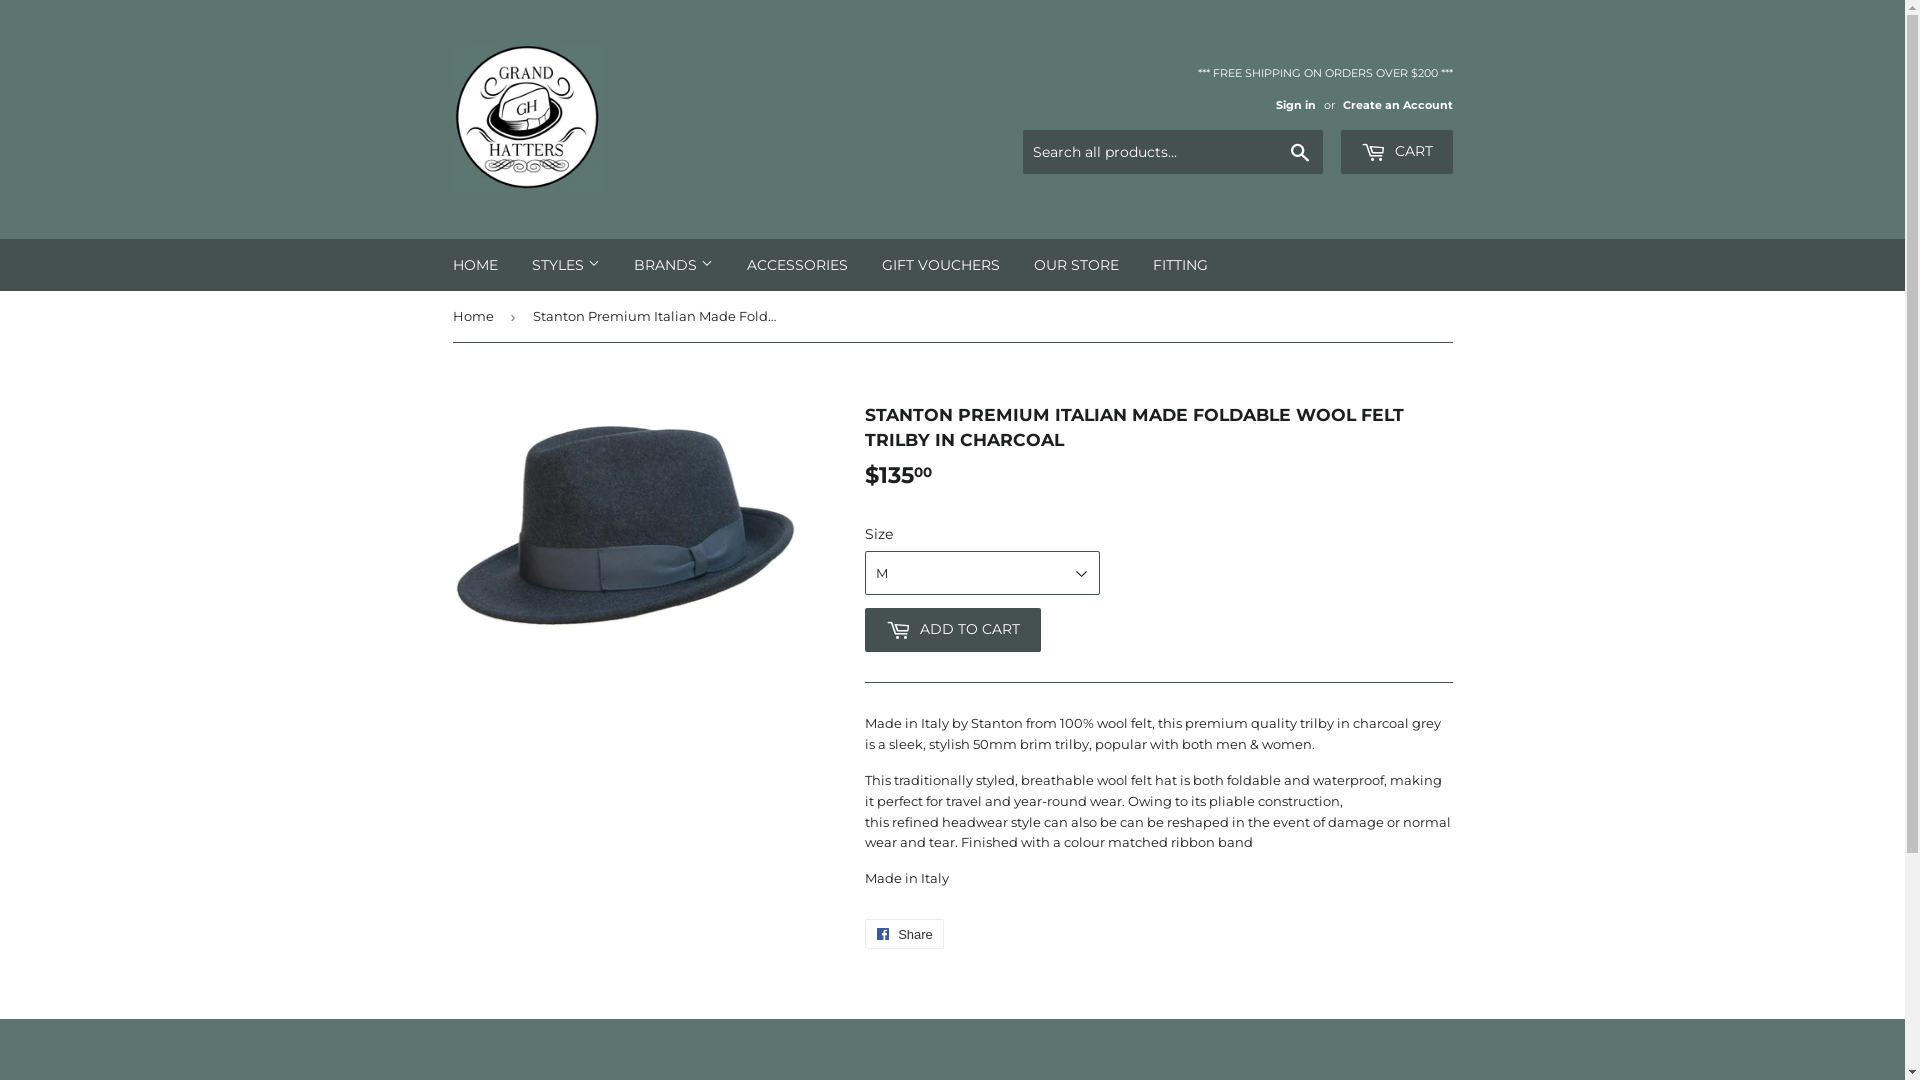 Image resolution: width=1920 pixels, height=1080 pixels. I want to click on 'CART', so click(1395, 150).